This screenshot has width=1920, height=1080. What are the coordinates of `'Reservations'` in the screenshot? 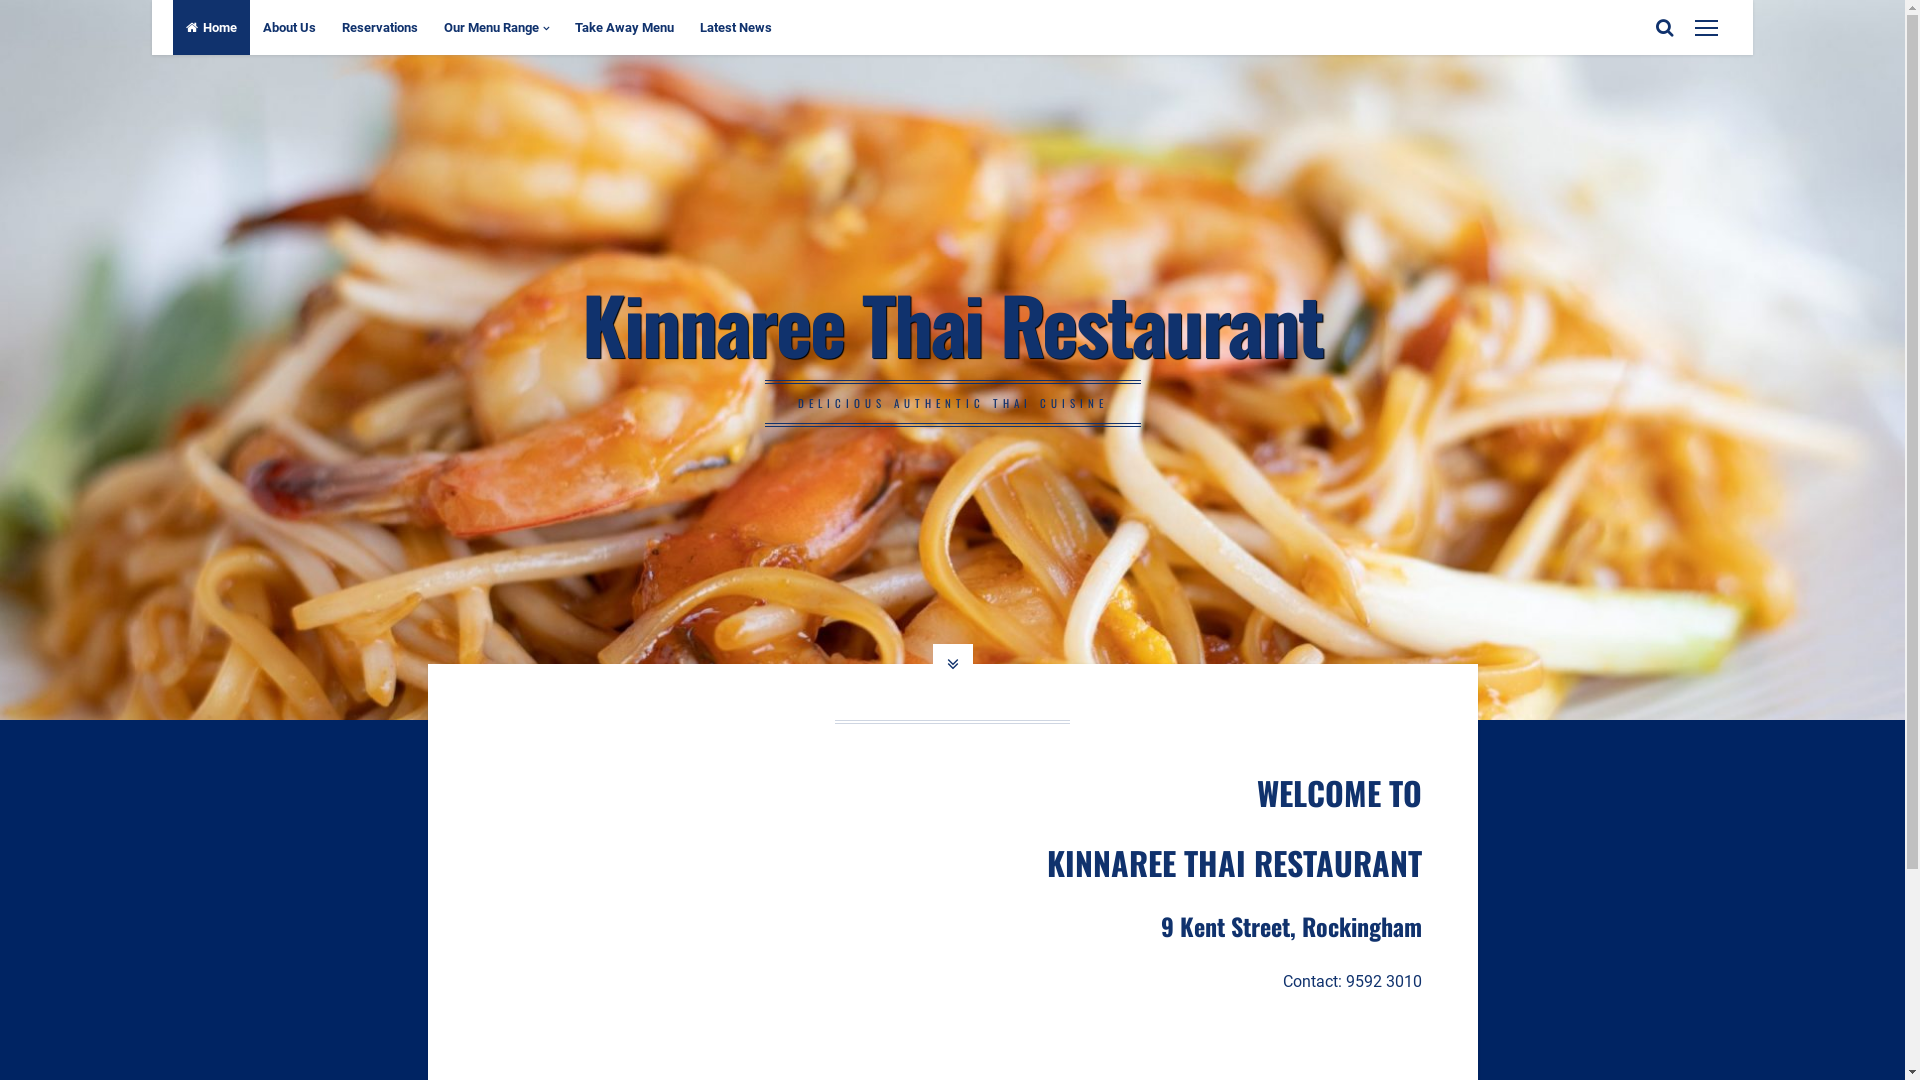 It's located at (379, 27).